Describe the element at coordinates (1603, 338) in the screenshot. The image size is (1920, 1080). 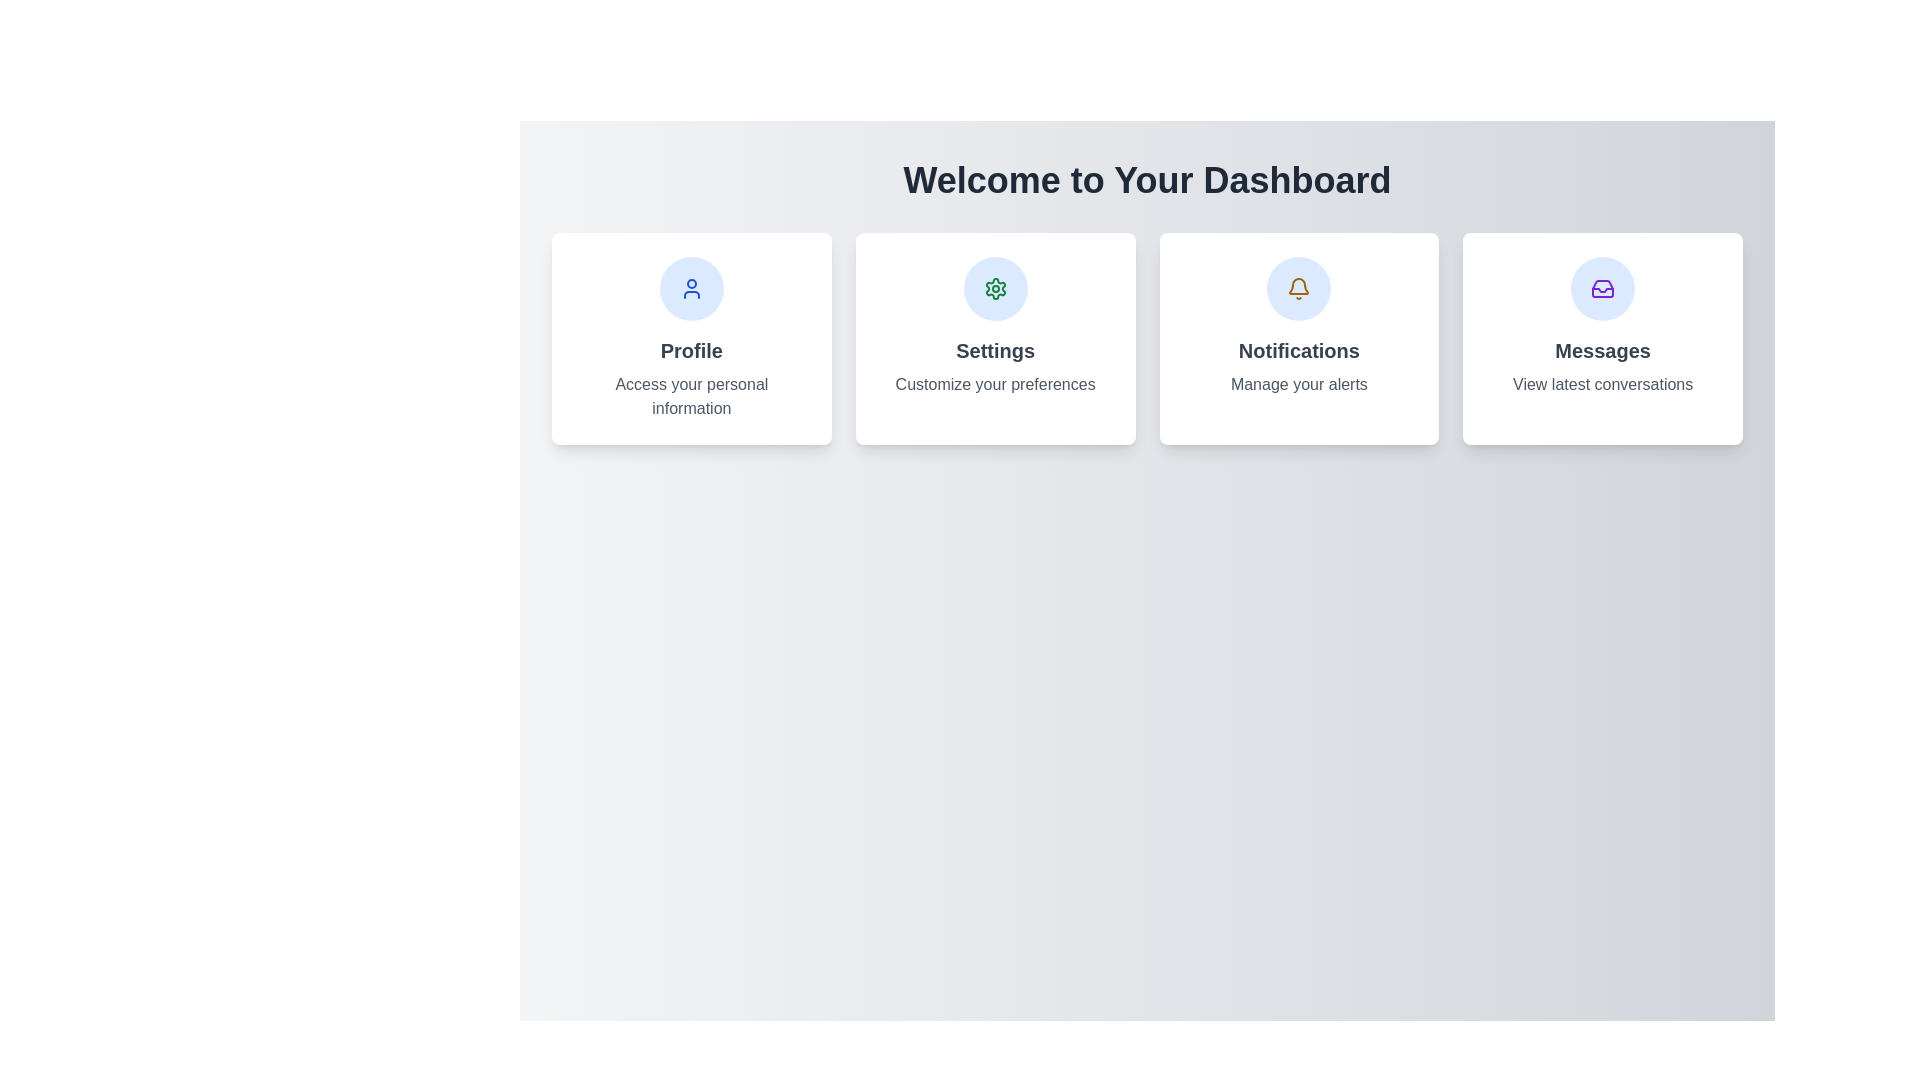
I see `the Messages Card located on the far right within a row of four cards, positioned to the right of the Notifications Card` at that location.